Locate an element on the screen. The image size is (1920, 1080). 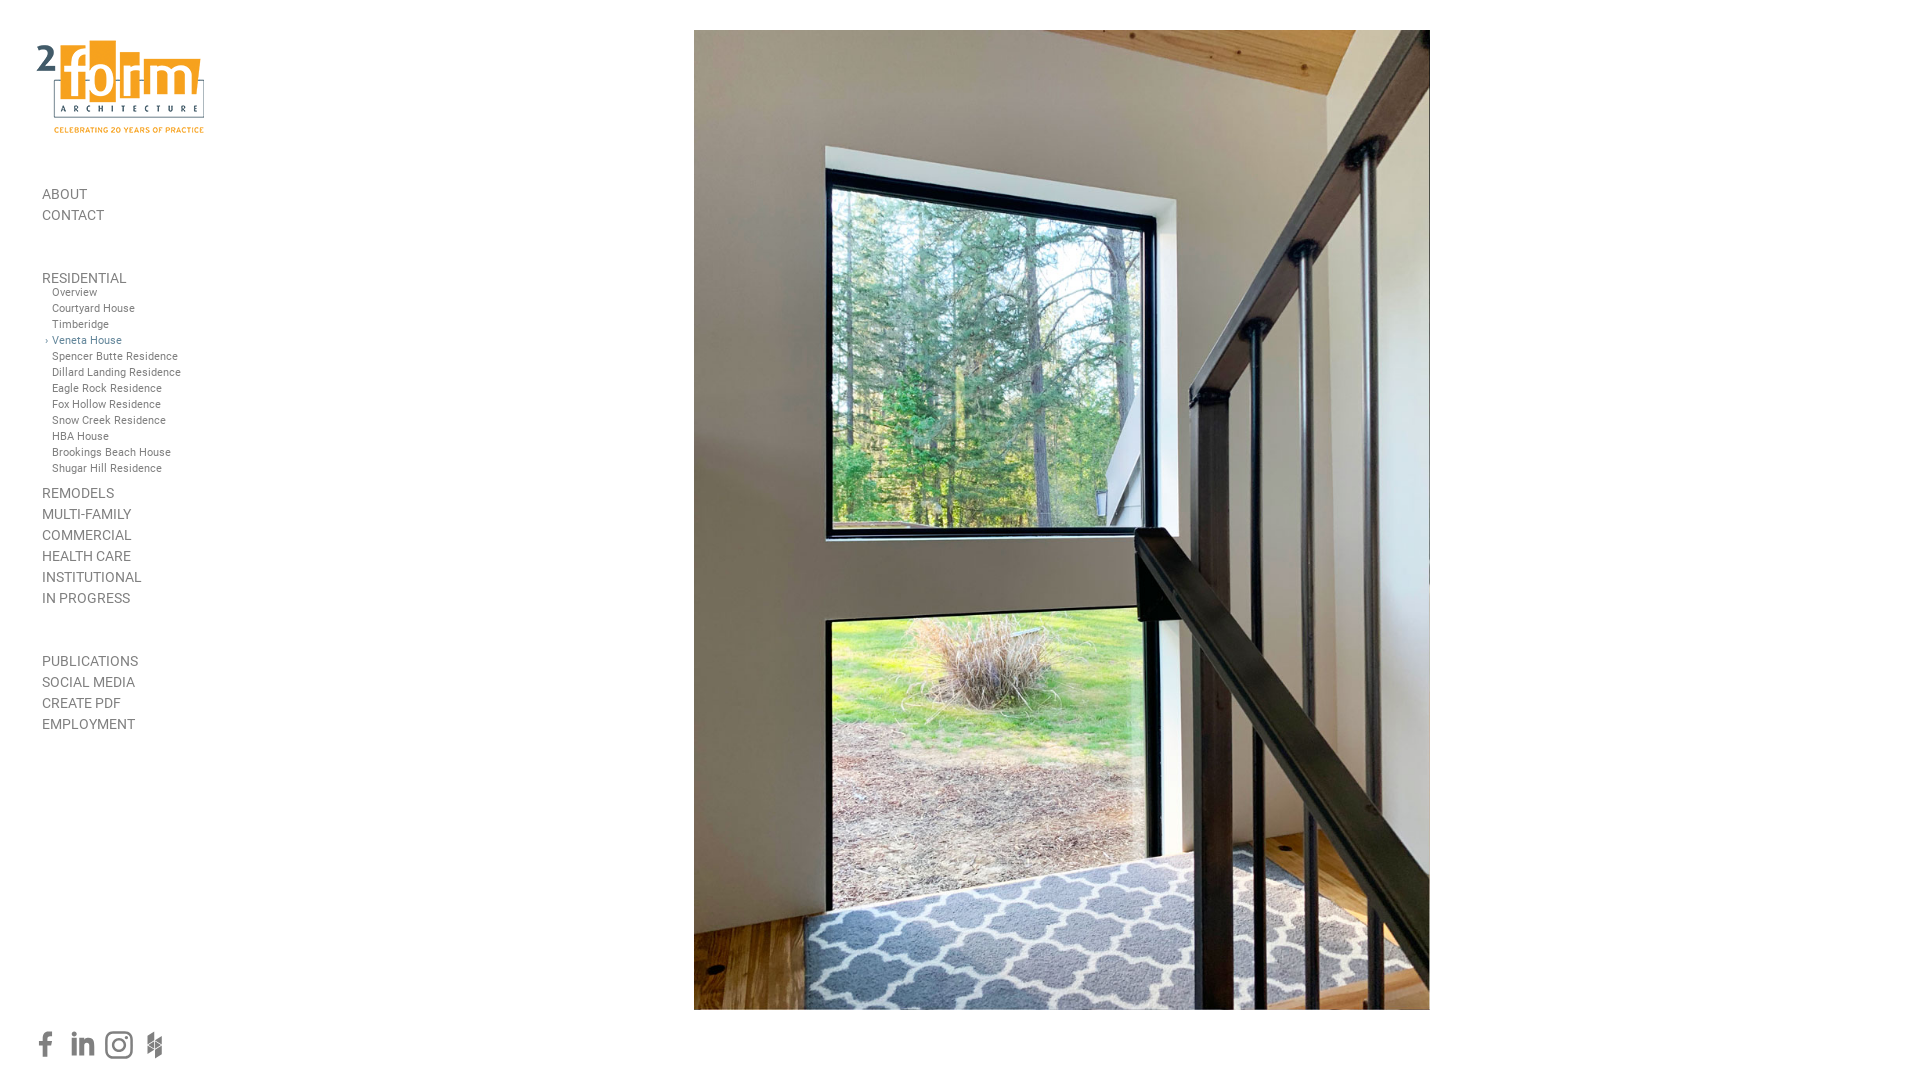
'EMPLOYMENT' is located at coordinates (87, 724).